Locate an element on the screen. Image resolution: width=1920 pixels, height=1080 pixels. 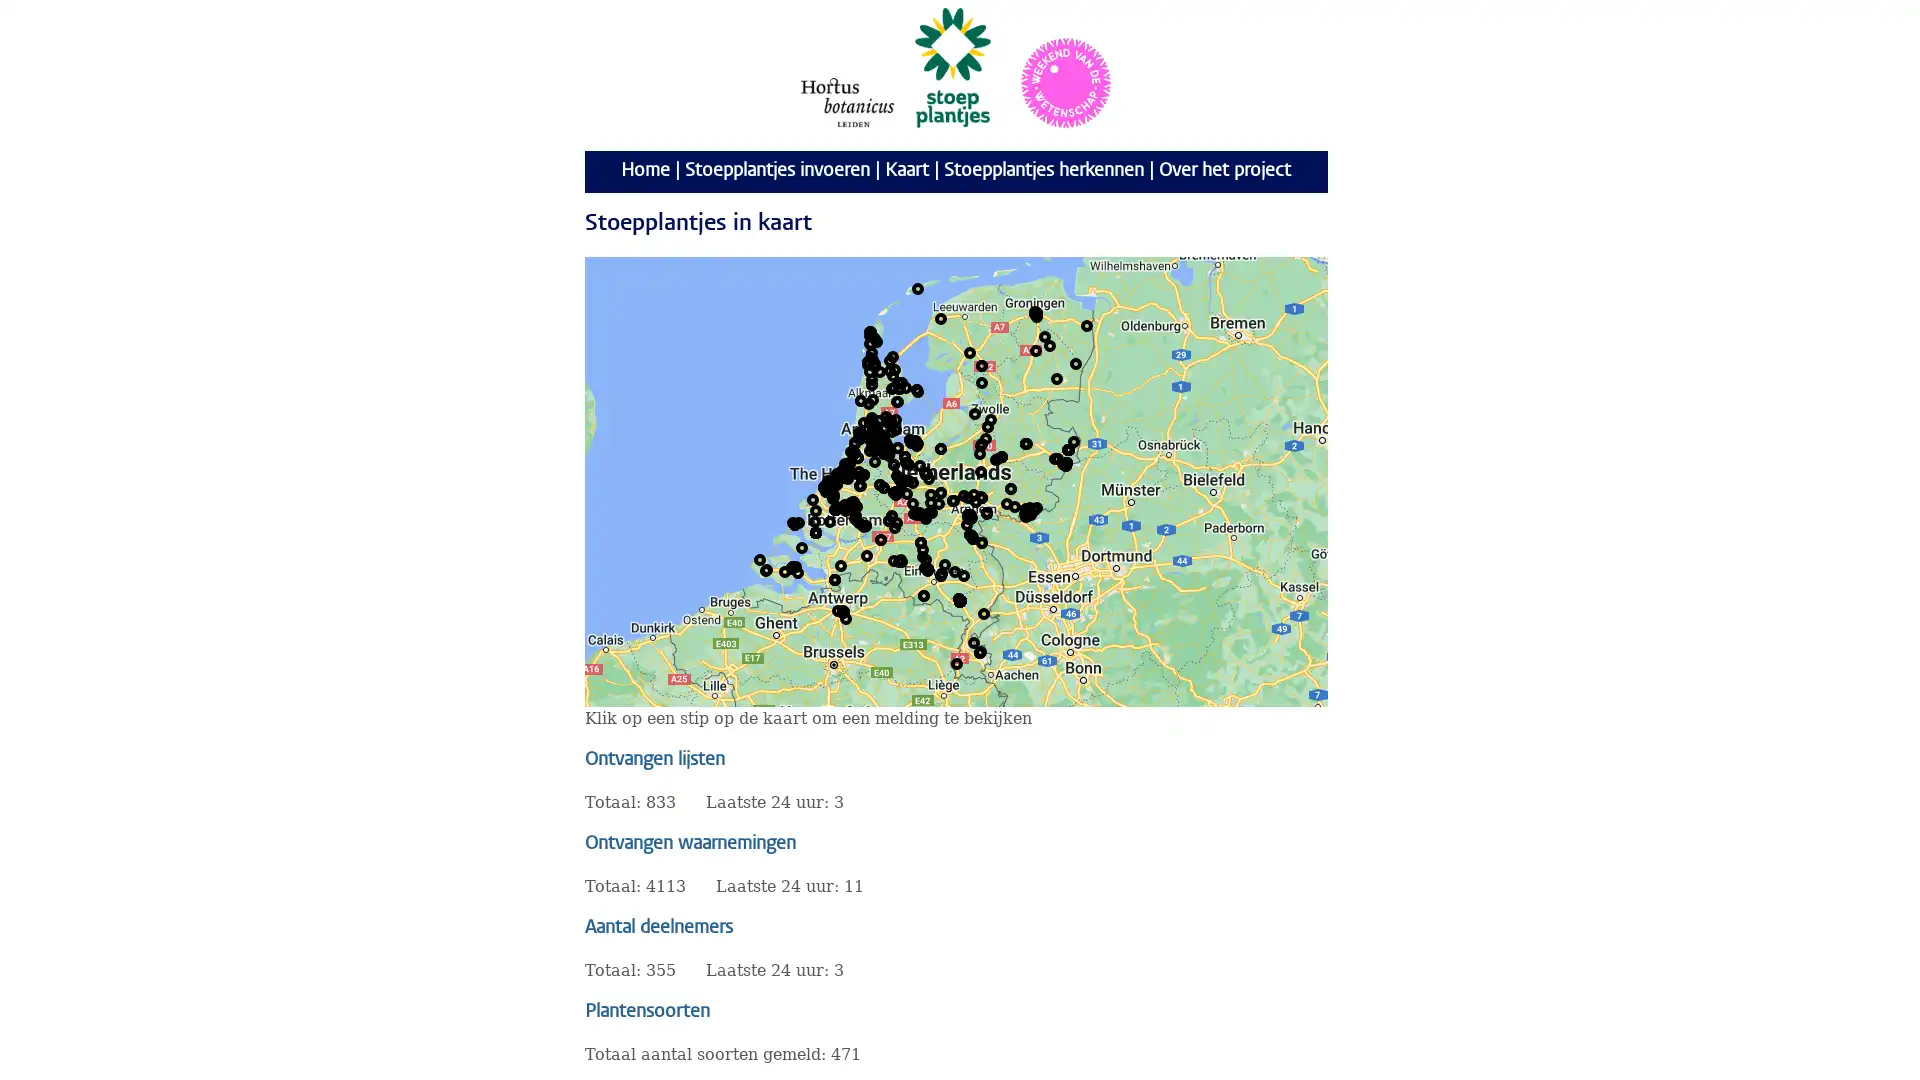
Telling van Piet op 26 maart 2022 is located at coordinates (844, 474).